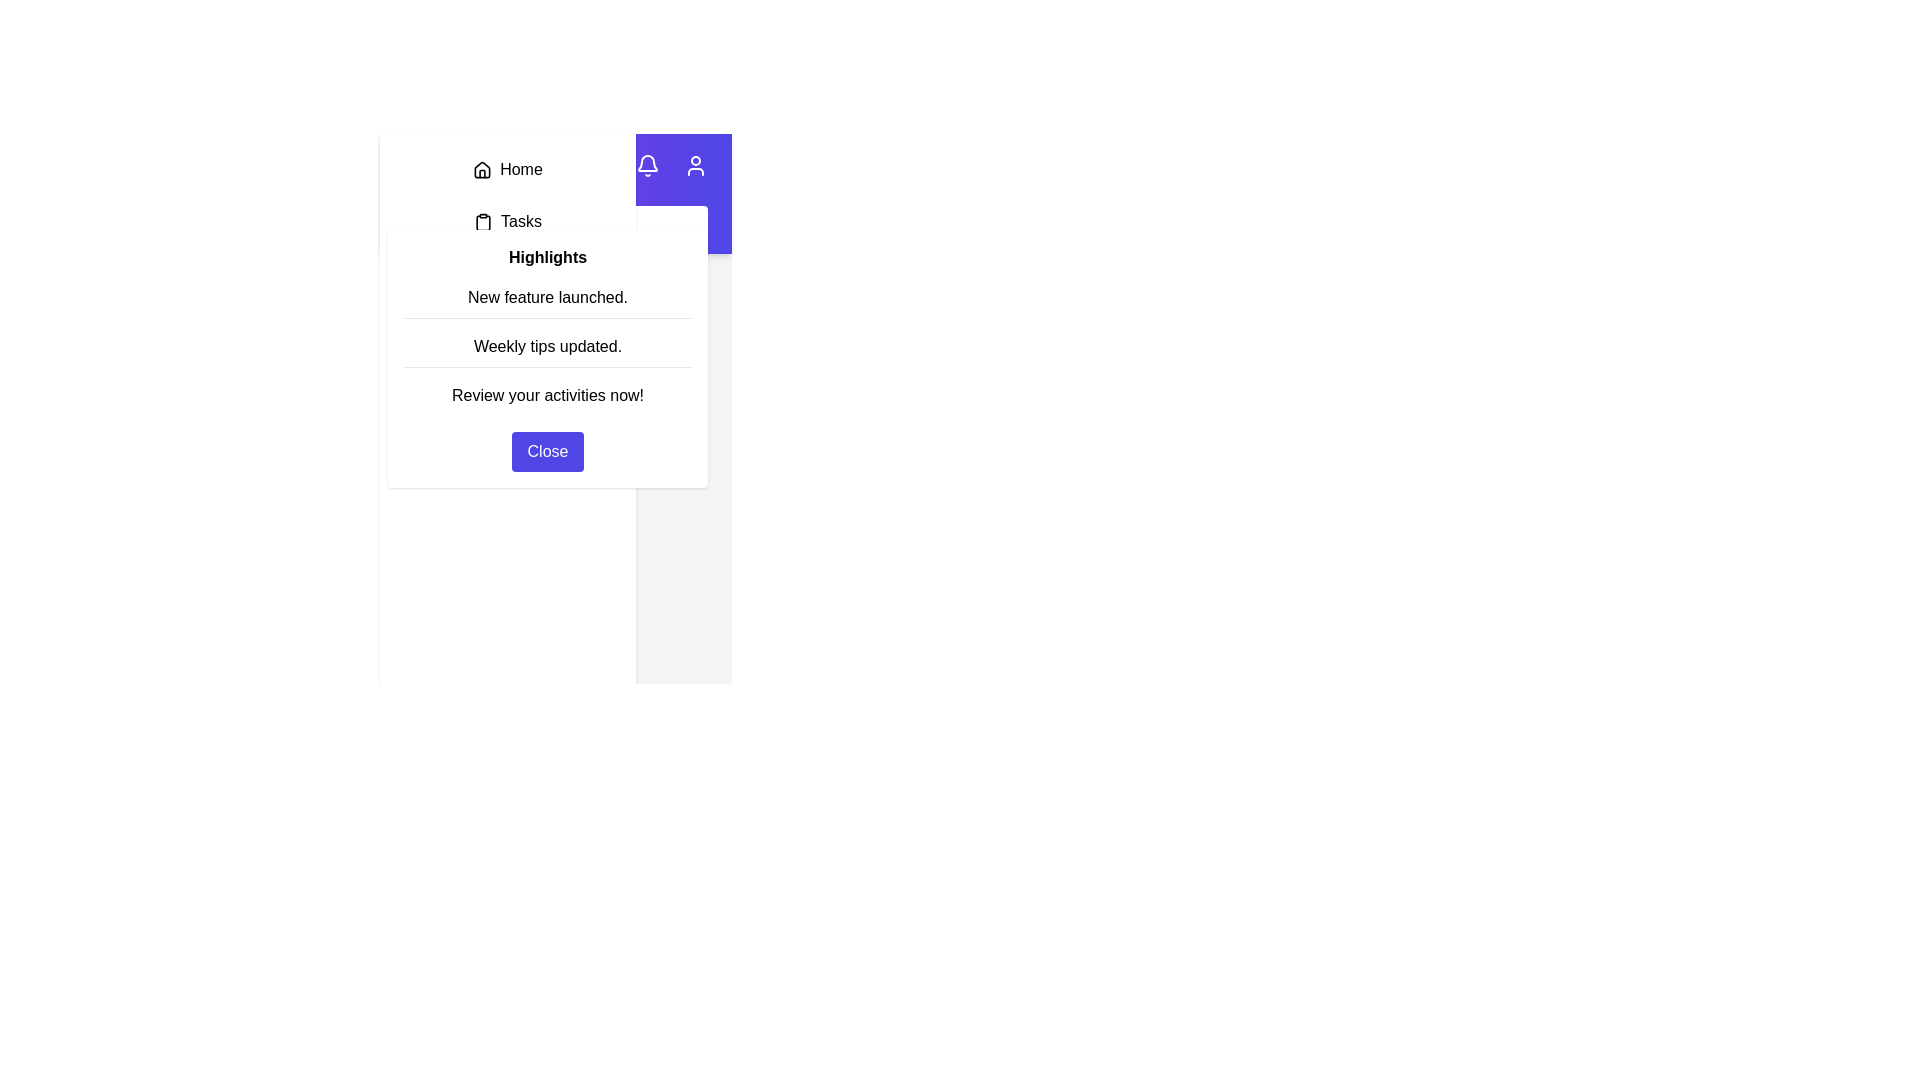 This screenshot has width=1920, height=1080. Describe the element at coordinates (482, 169) in the screenshot. I see `the small house-shaped icon in the horizontal menu labeled 'Home', which is positioned to the left of the text` at that location.